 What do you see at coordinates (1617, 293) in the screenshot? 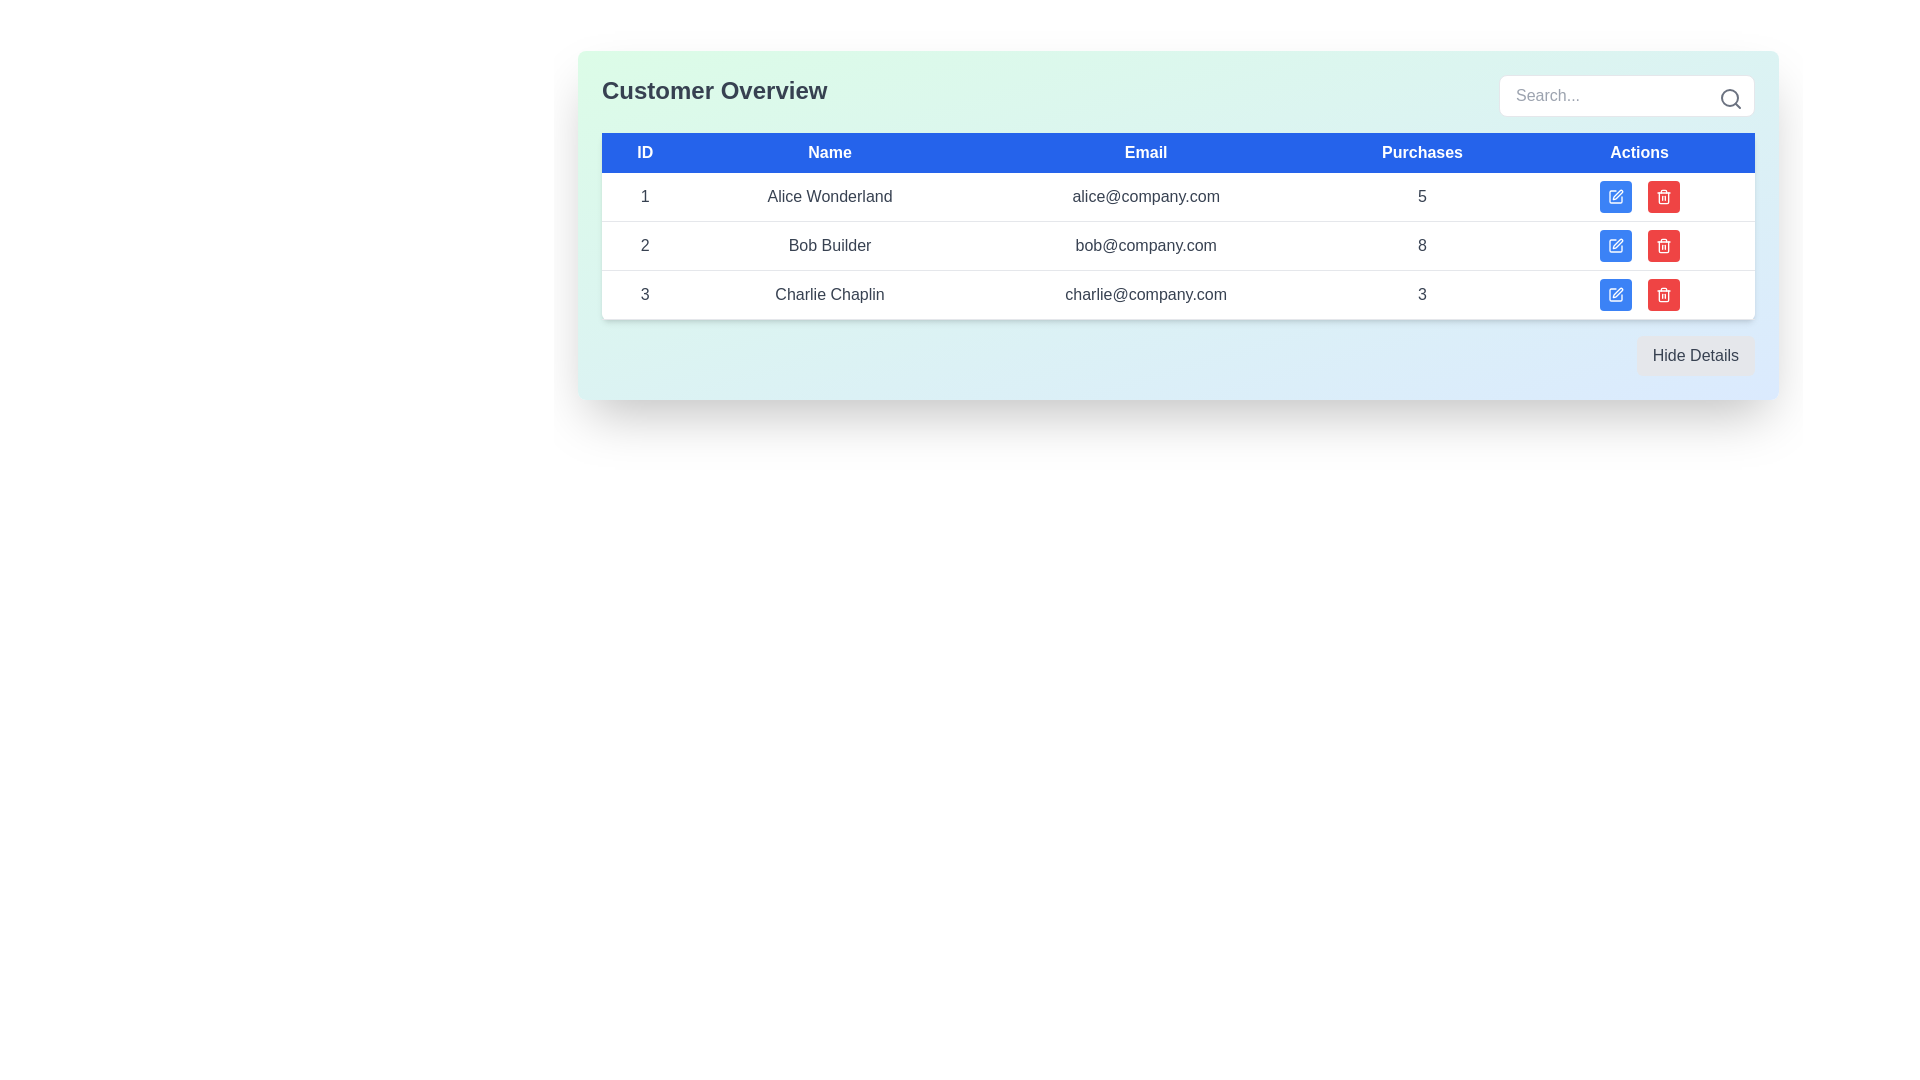
I see `the small, stylized pen-like icon located in the 'Actions' column of the third row in the table` at bounding box center [1617, 293].